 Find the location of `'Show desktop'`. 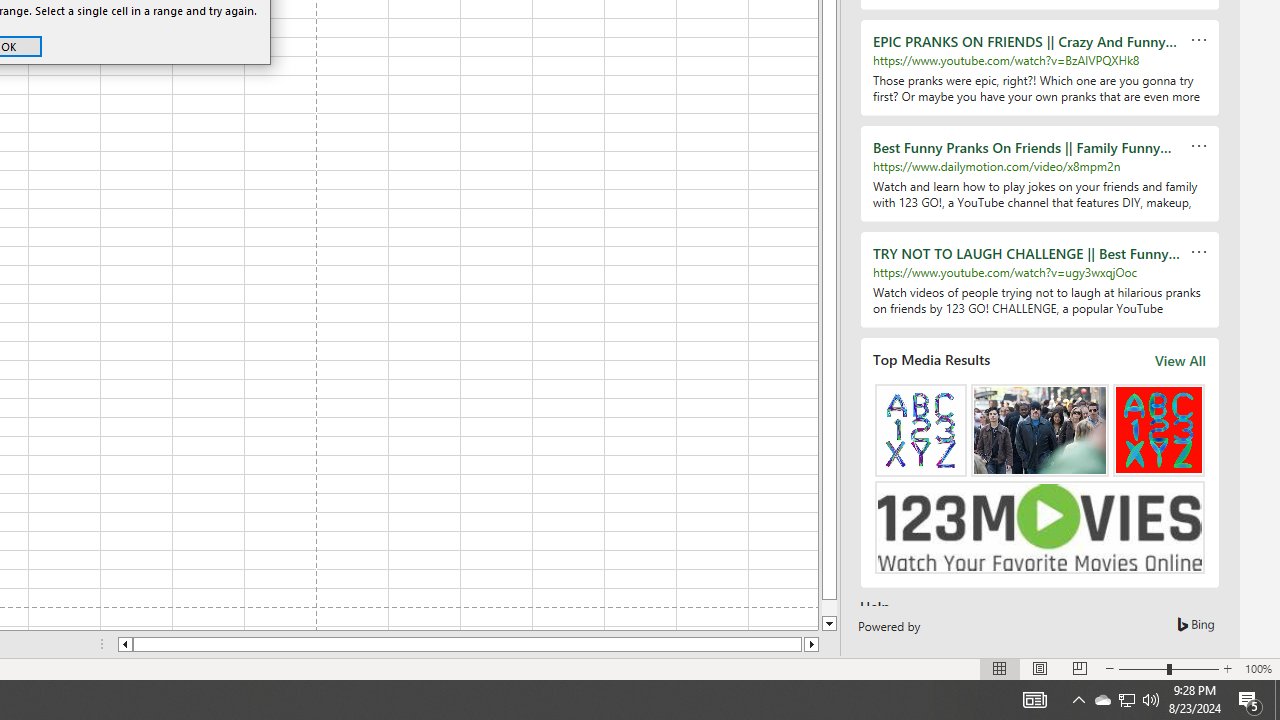

'Show desktop' is located at coordinates (1276, 698).